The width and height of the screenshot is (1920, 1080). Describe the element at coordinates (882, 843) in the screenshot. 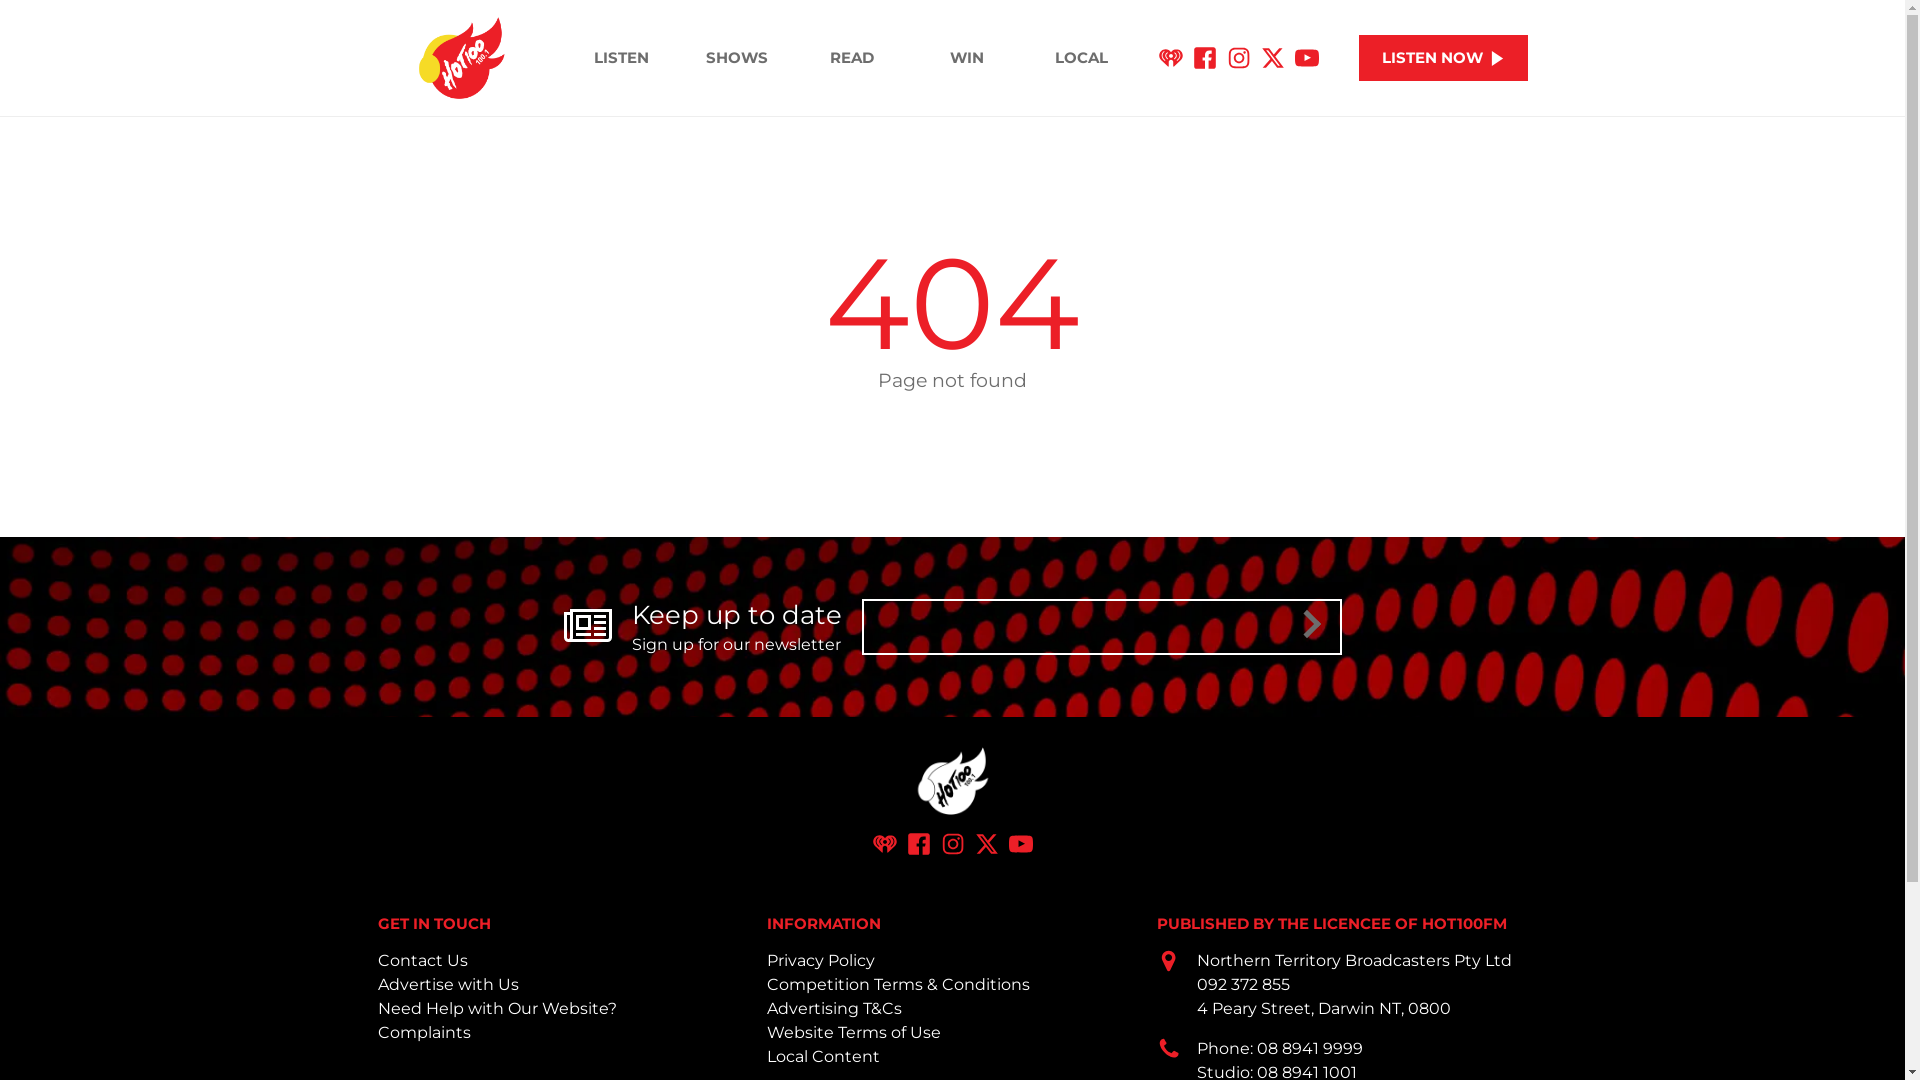

I see `'iHeart'` at that location.